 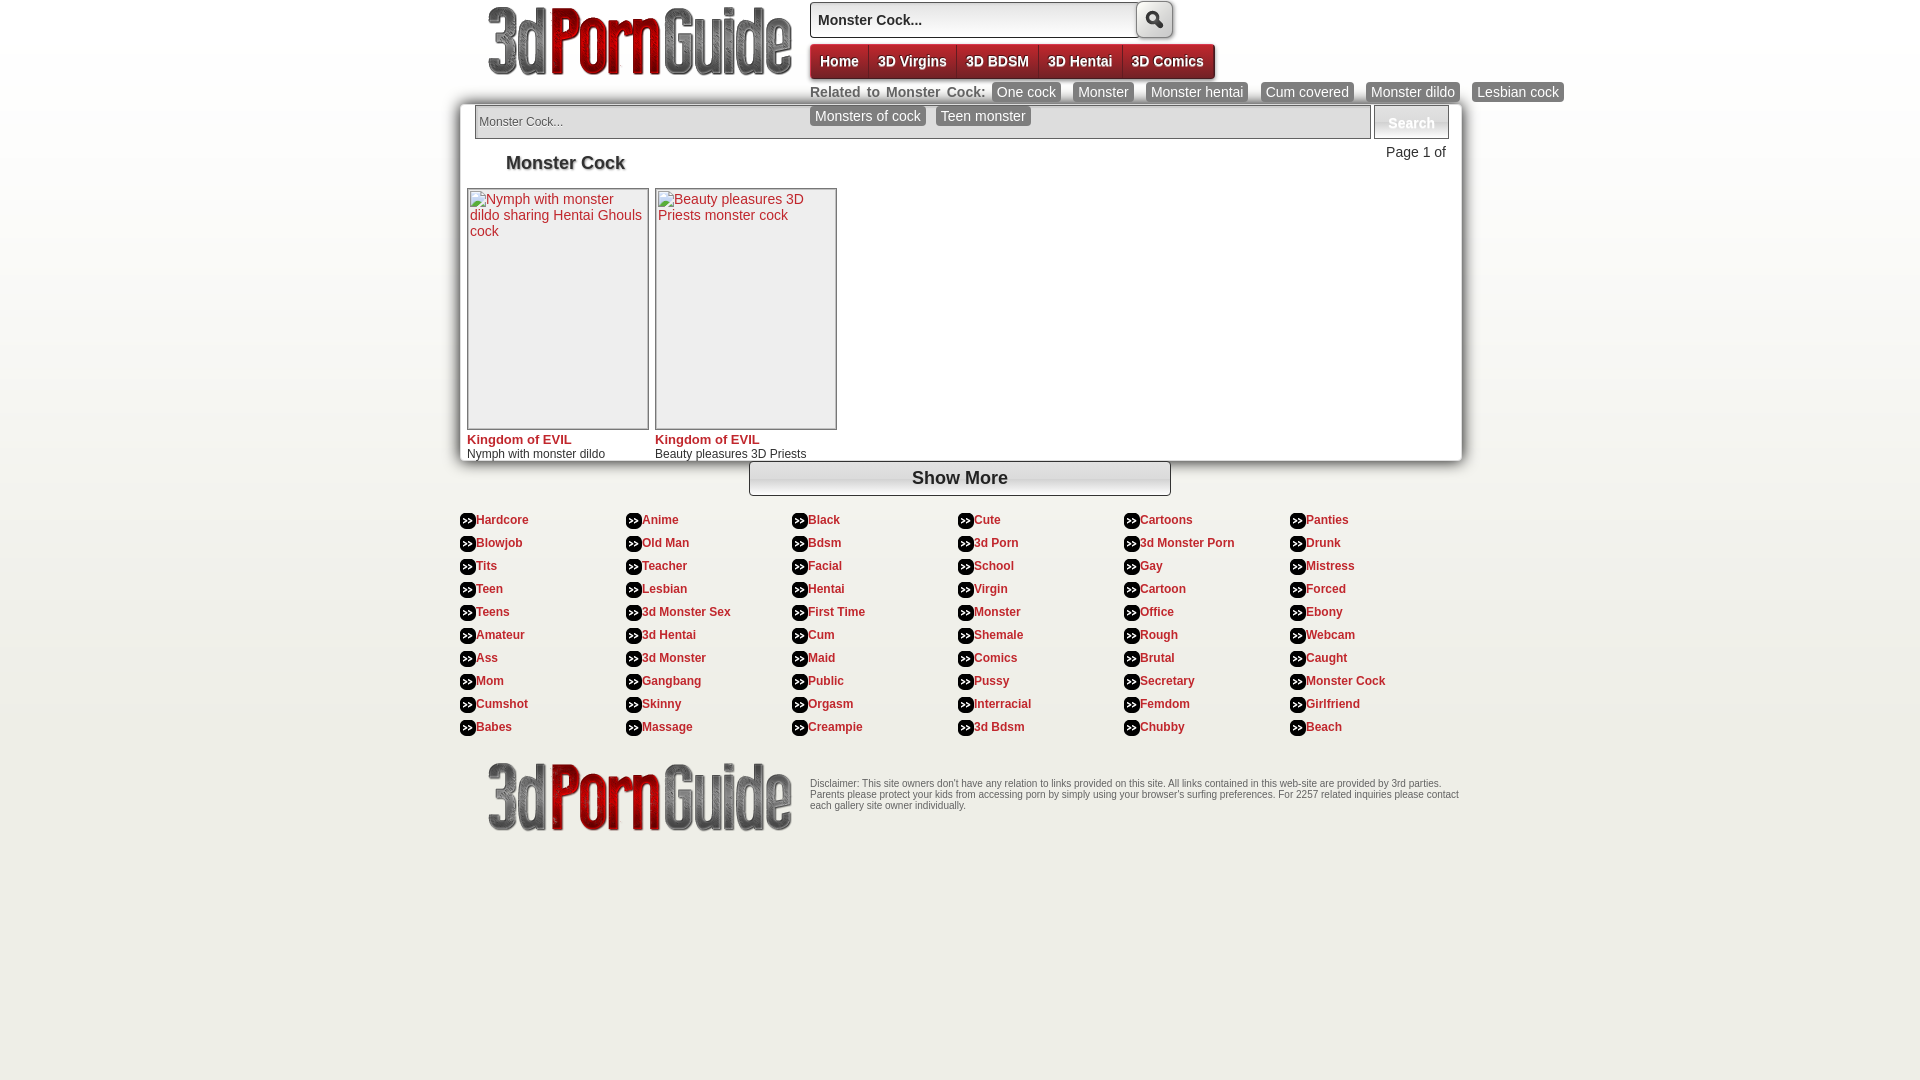 What do you see at coordinates (1162, 726) in the screenshot?
I see `'Chubby'` at bounding box center [1162, 726].